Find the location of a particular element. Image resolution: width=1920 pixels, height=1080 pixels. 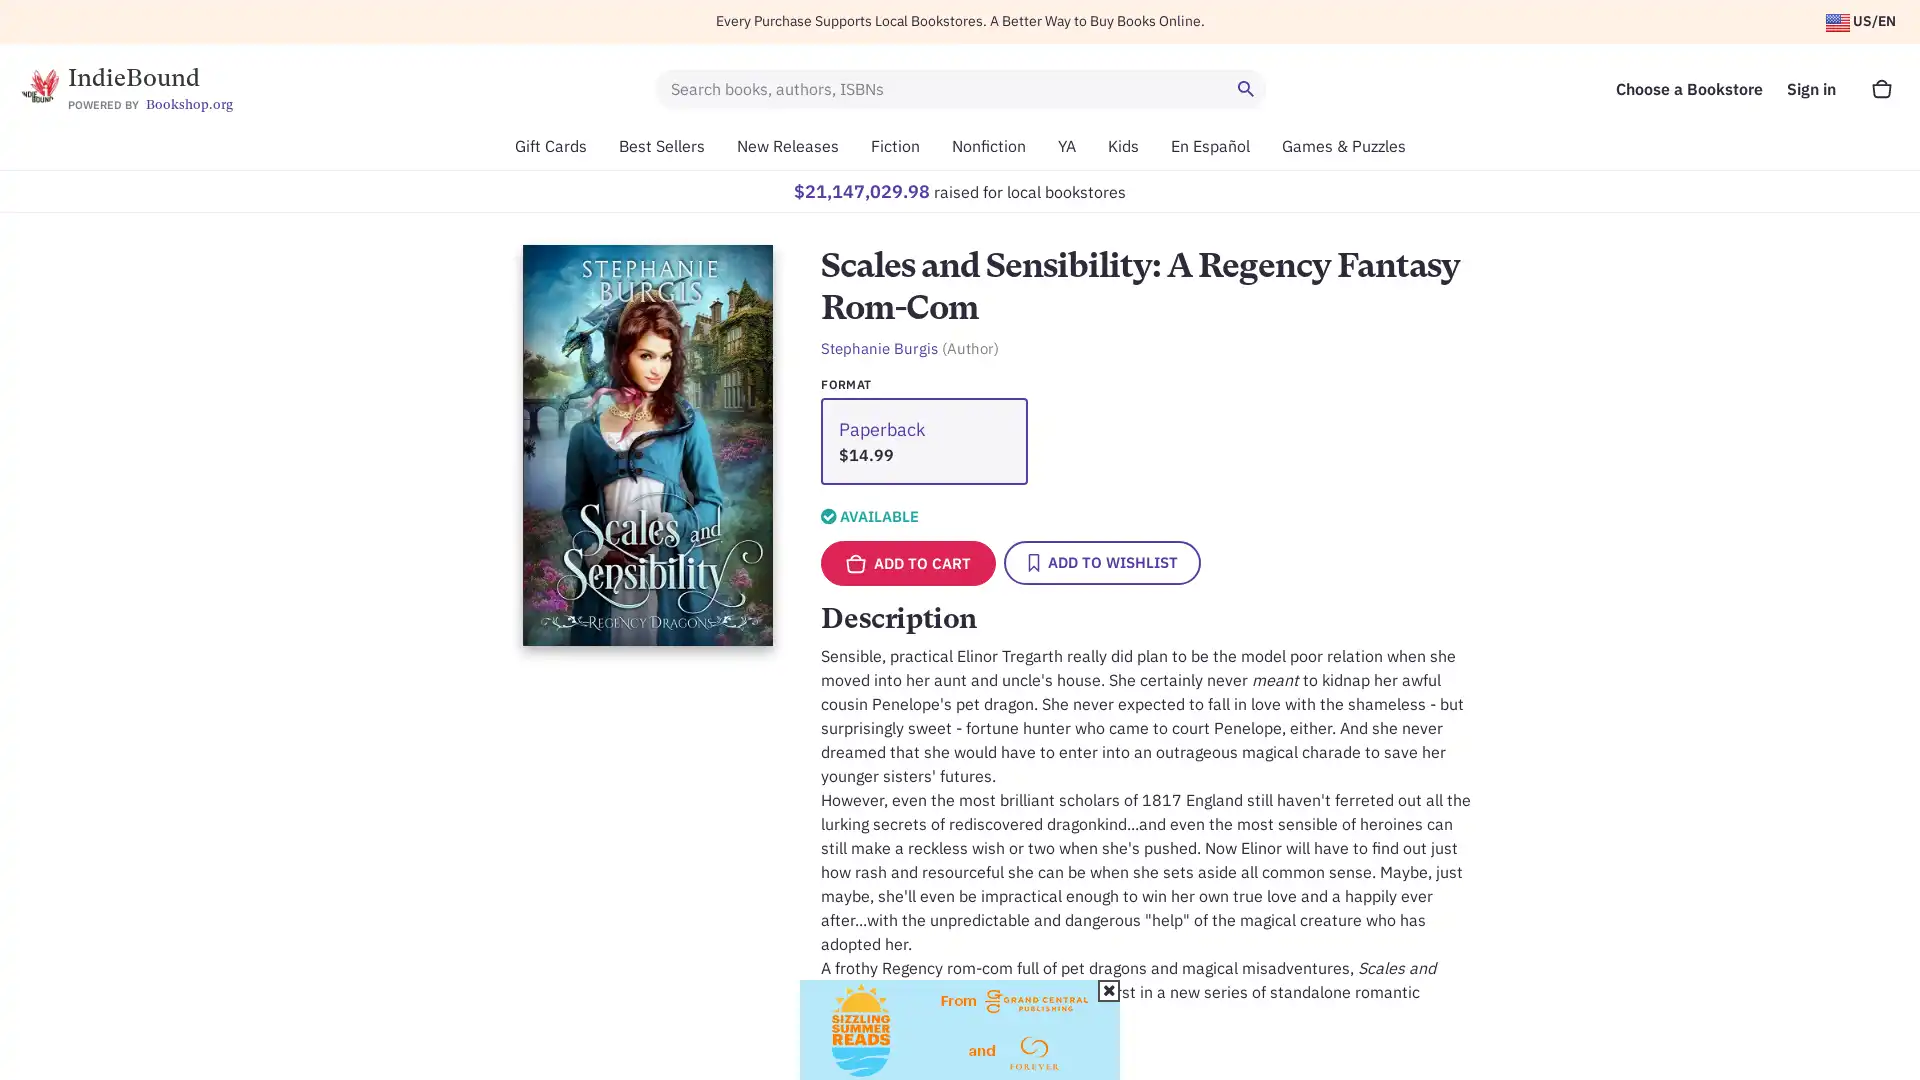

ADD TO CART is located at coordinates (907, 563).